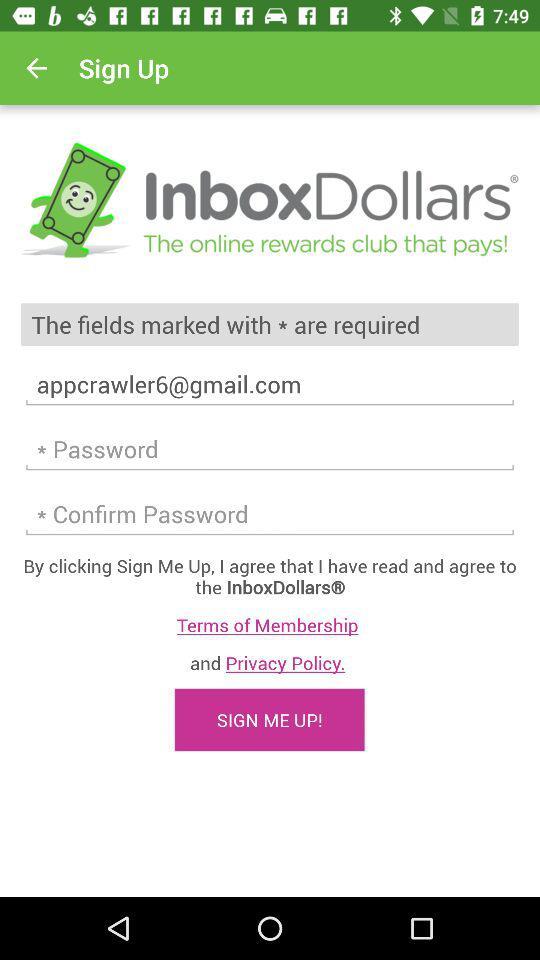 This screenshot has width=540, height=960. What do you see at coordinates (36, 68) in the screenshot?
I see `the item next to the sign up app` at bounding box center [36, 68].